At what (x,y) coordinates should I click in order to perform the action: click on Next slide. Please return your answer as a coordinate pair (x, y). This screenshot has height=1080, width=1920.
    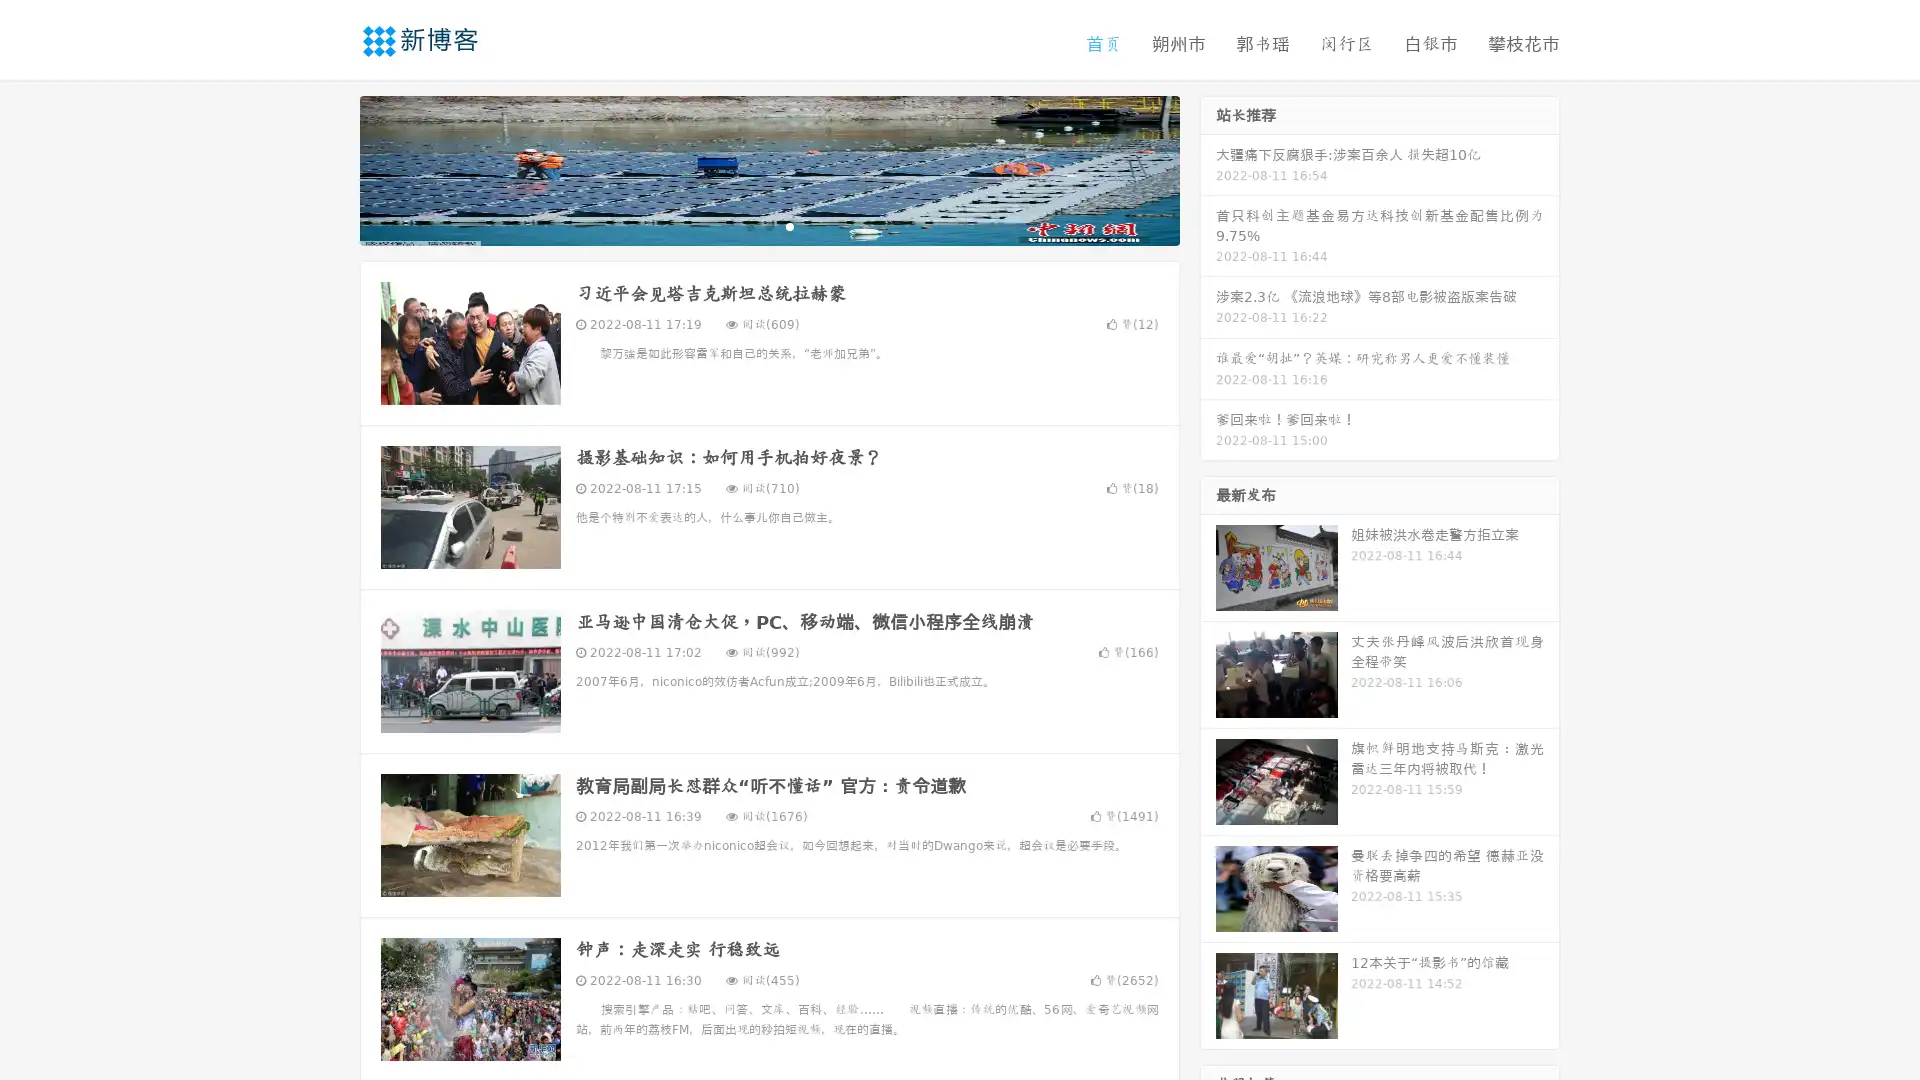
    Looking at the image, I should click on (1208, 168).